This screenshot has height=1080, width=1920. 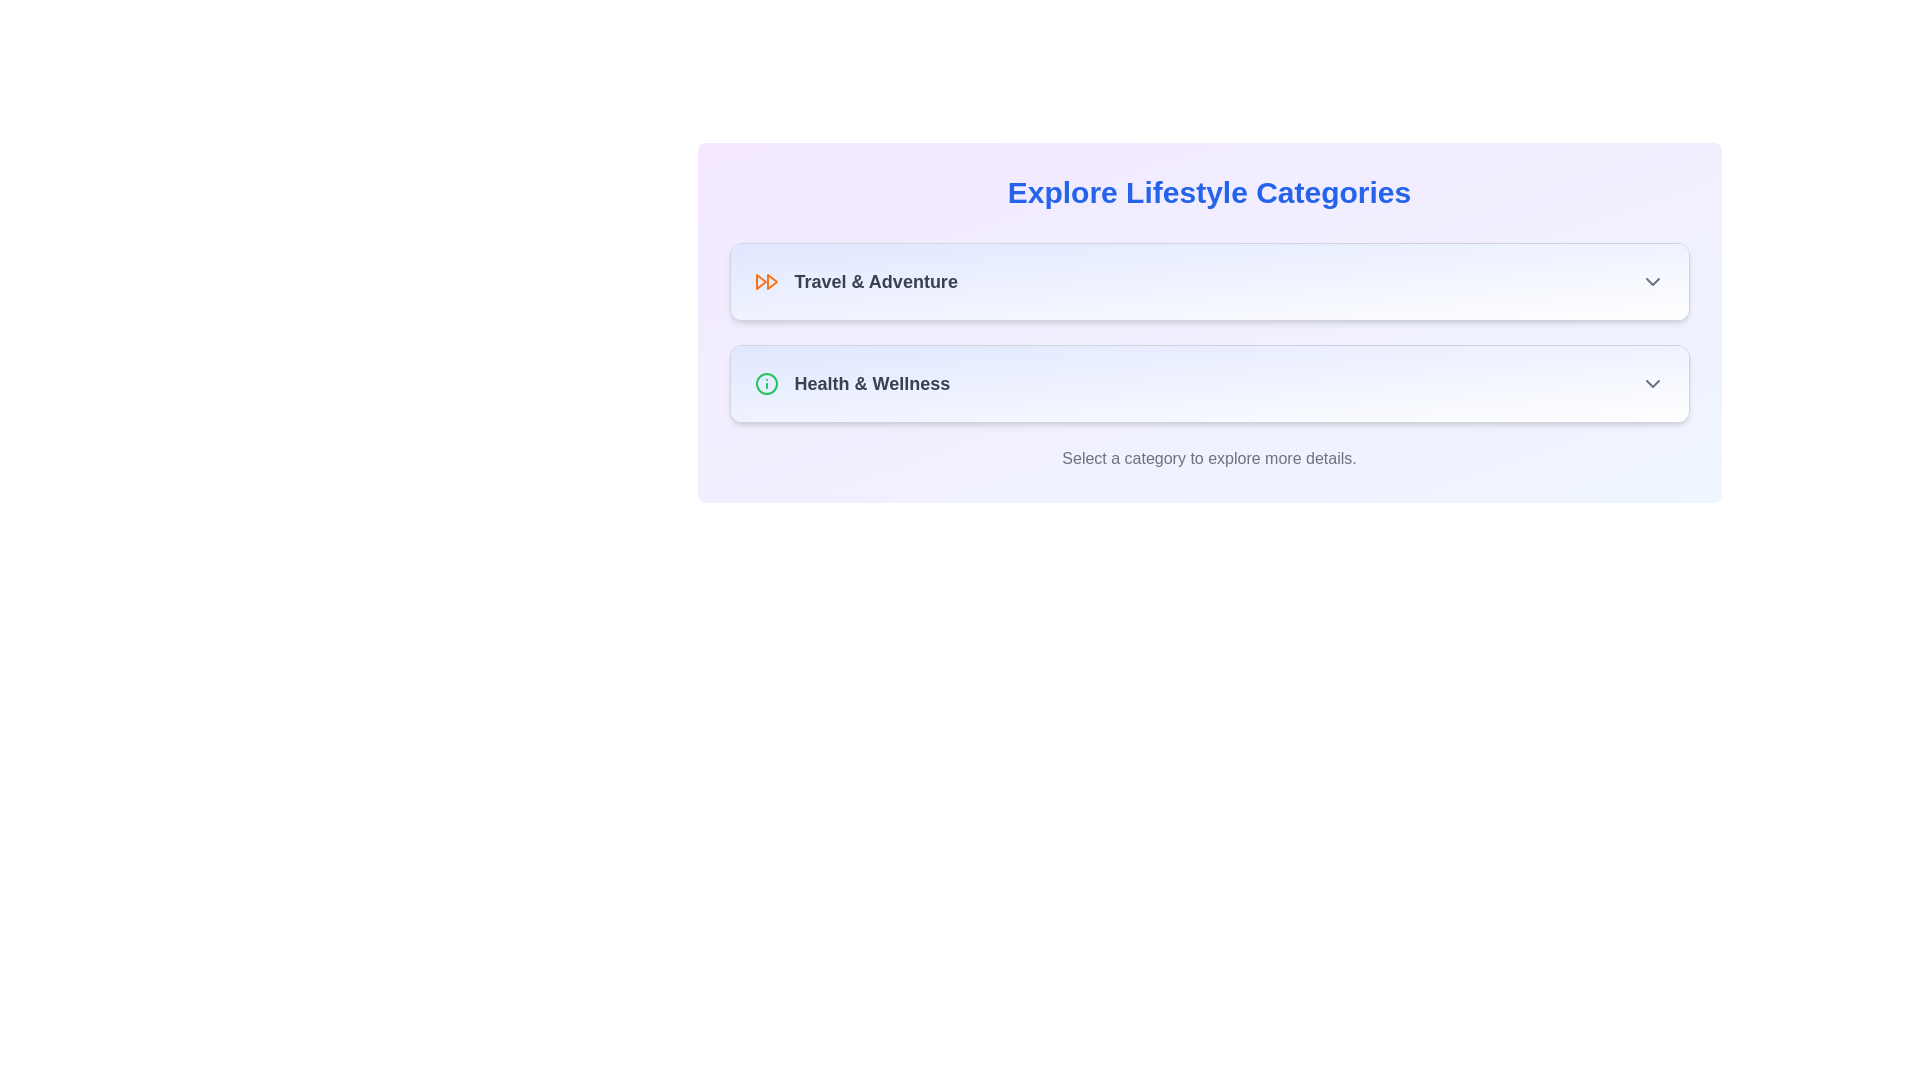 I want to click on the outermost circular shape of the information icon located to the left of the 'Health & Wellness' text in the category list, so click(x=765, y=384).